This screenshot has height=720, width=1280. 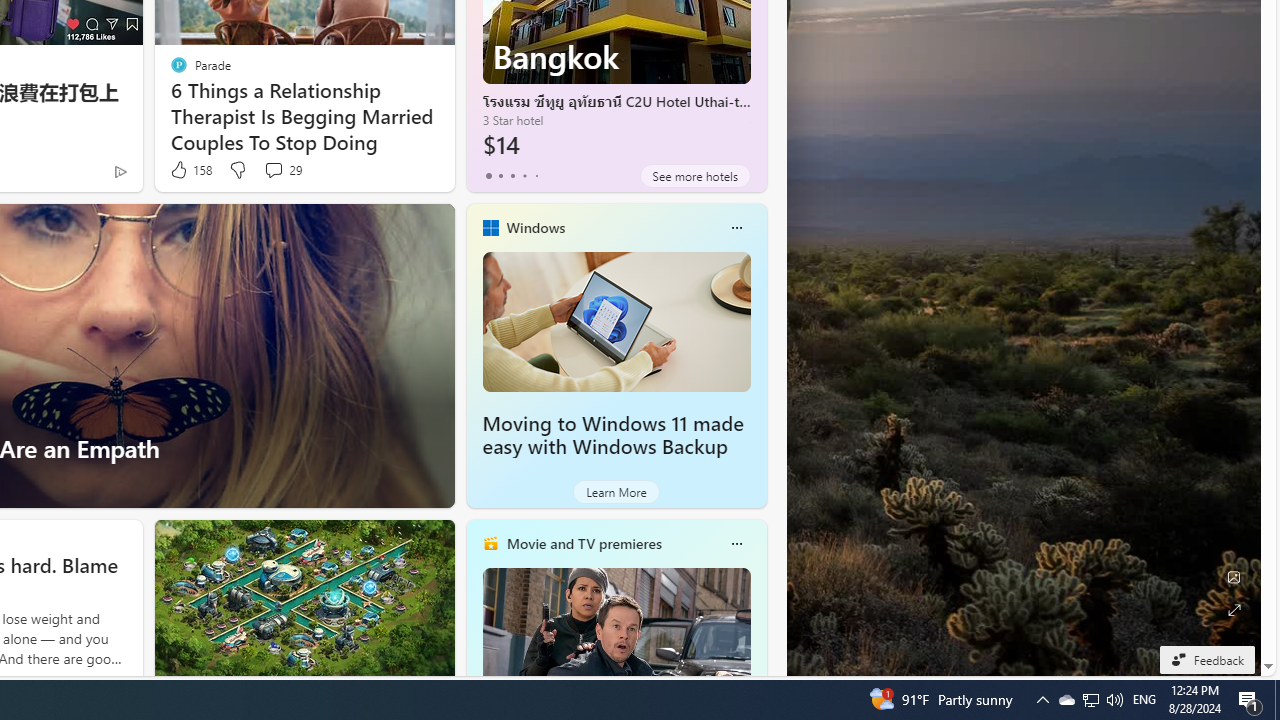 What do you see at coordinates (190, 169) in the screenshot?
I see `'158 Like'` at bounding box center [190, 169].